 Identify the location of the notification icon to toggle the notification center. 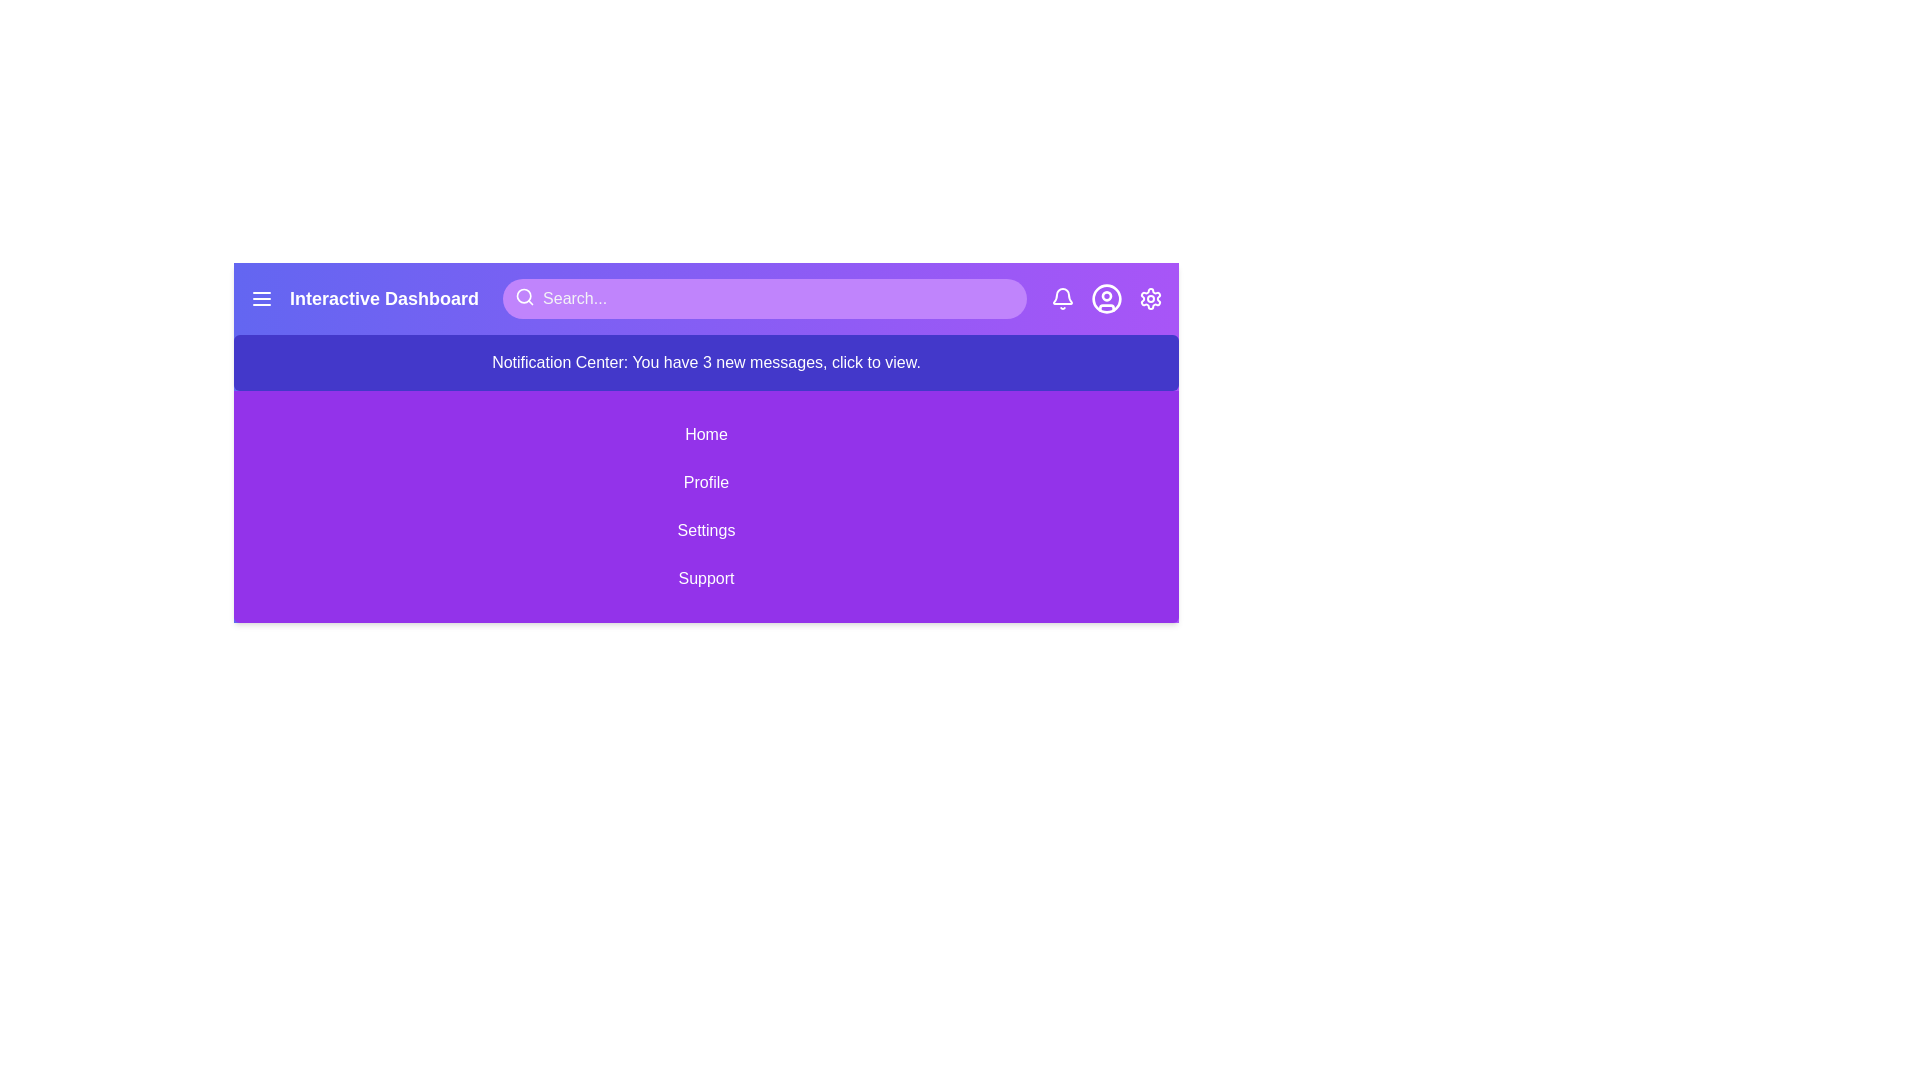
(1061, 299).